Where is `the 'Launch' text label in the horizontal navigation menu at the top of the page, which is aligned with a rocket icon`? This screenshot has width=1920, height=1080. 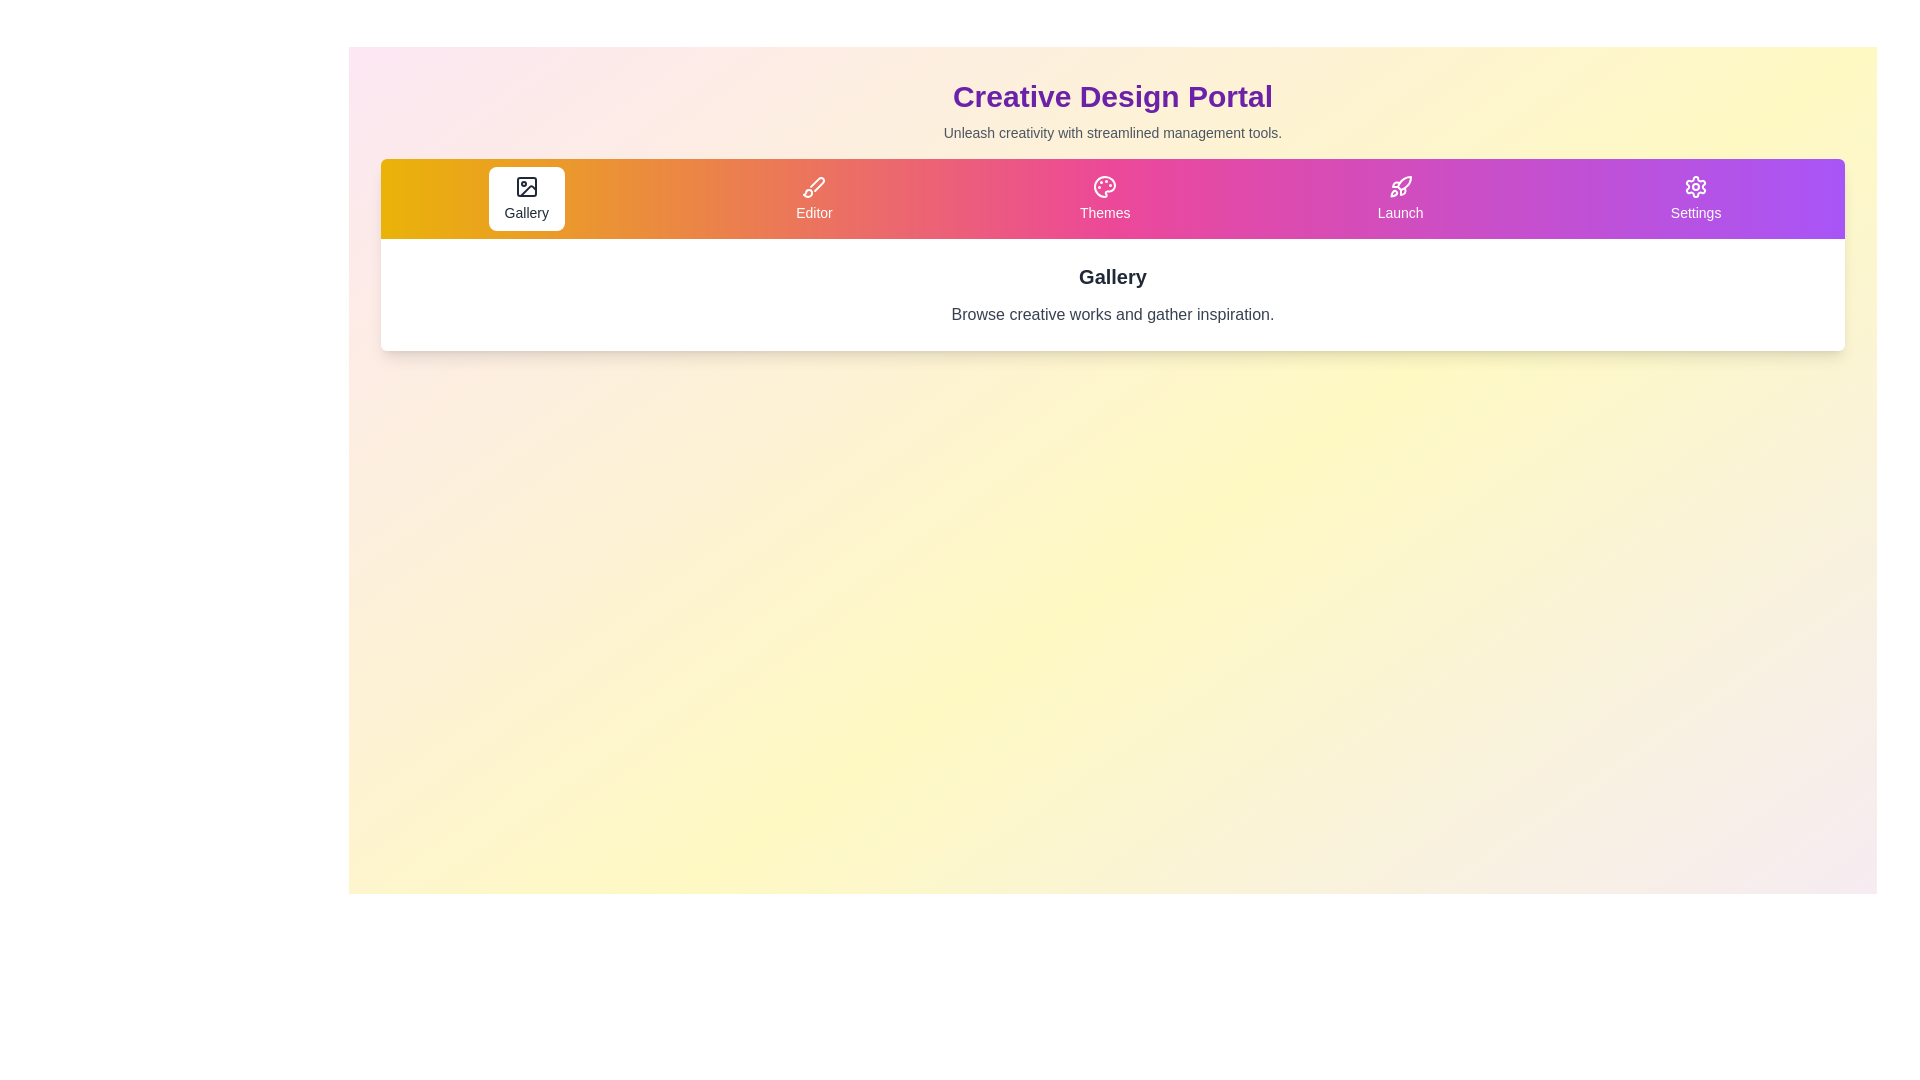
the 'Launch' text label in the horizontal navigation menu at the top of the page, which is aligned with a rocket icon is located at coordinates (1399, 212).